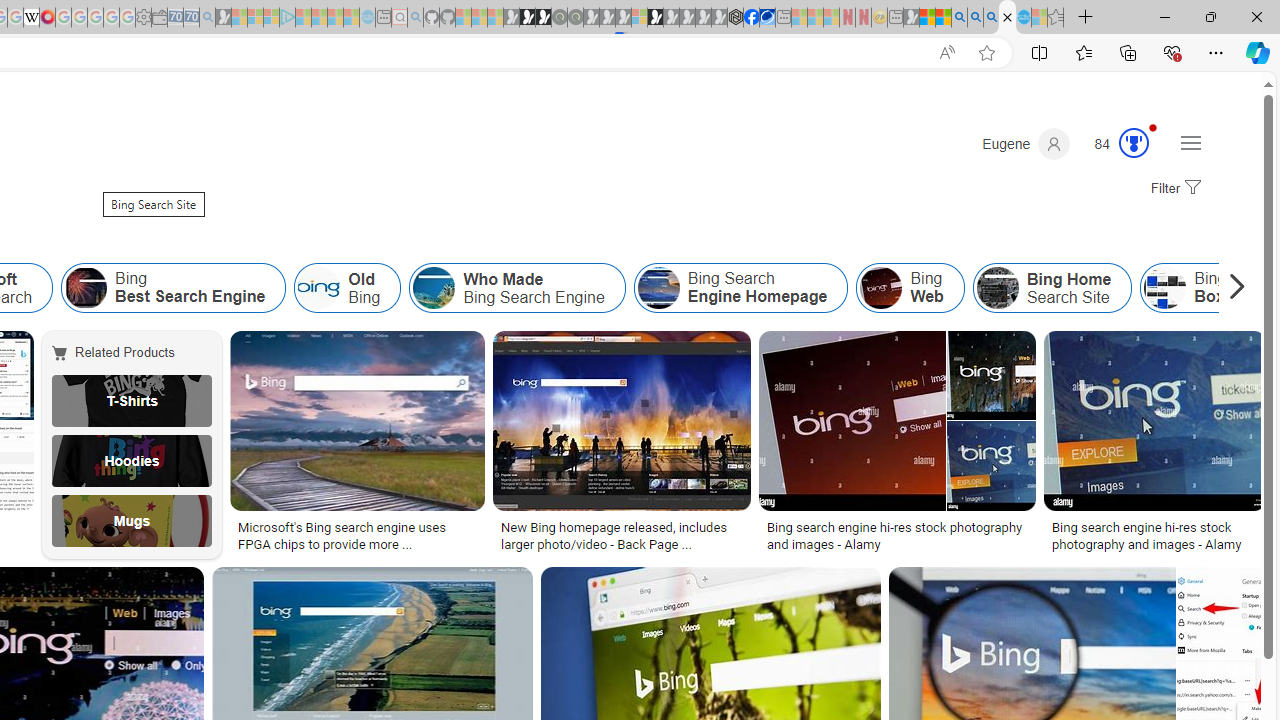 This screenshot has width=1280, height=720. What do you see at coordinates (1055, 17) in the screenshot?
I see `'Favorites - Sleeping'` at bounding box center [1055, 17].